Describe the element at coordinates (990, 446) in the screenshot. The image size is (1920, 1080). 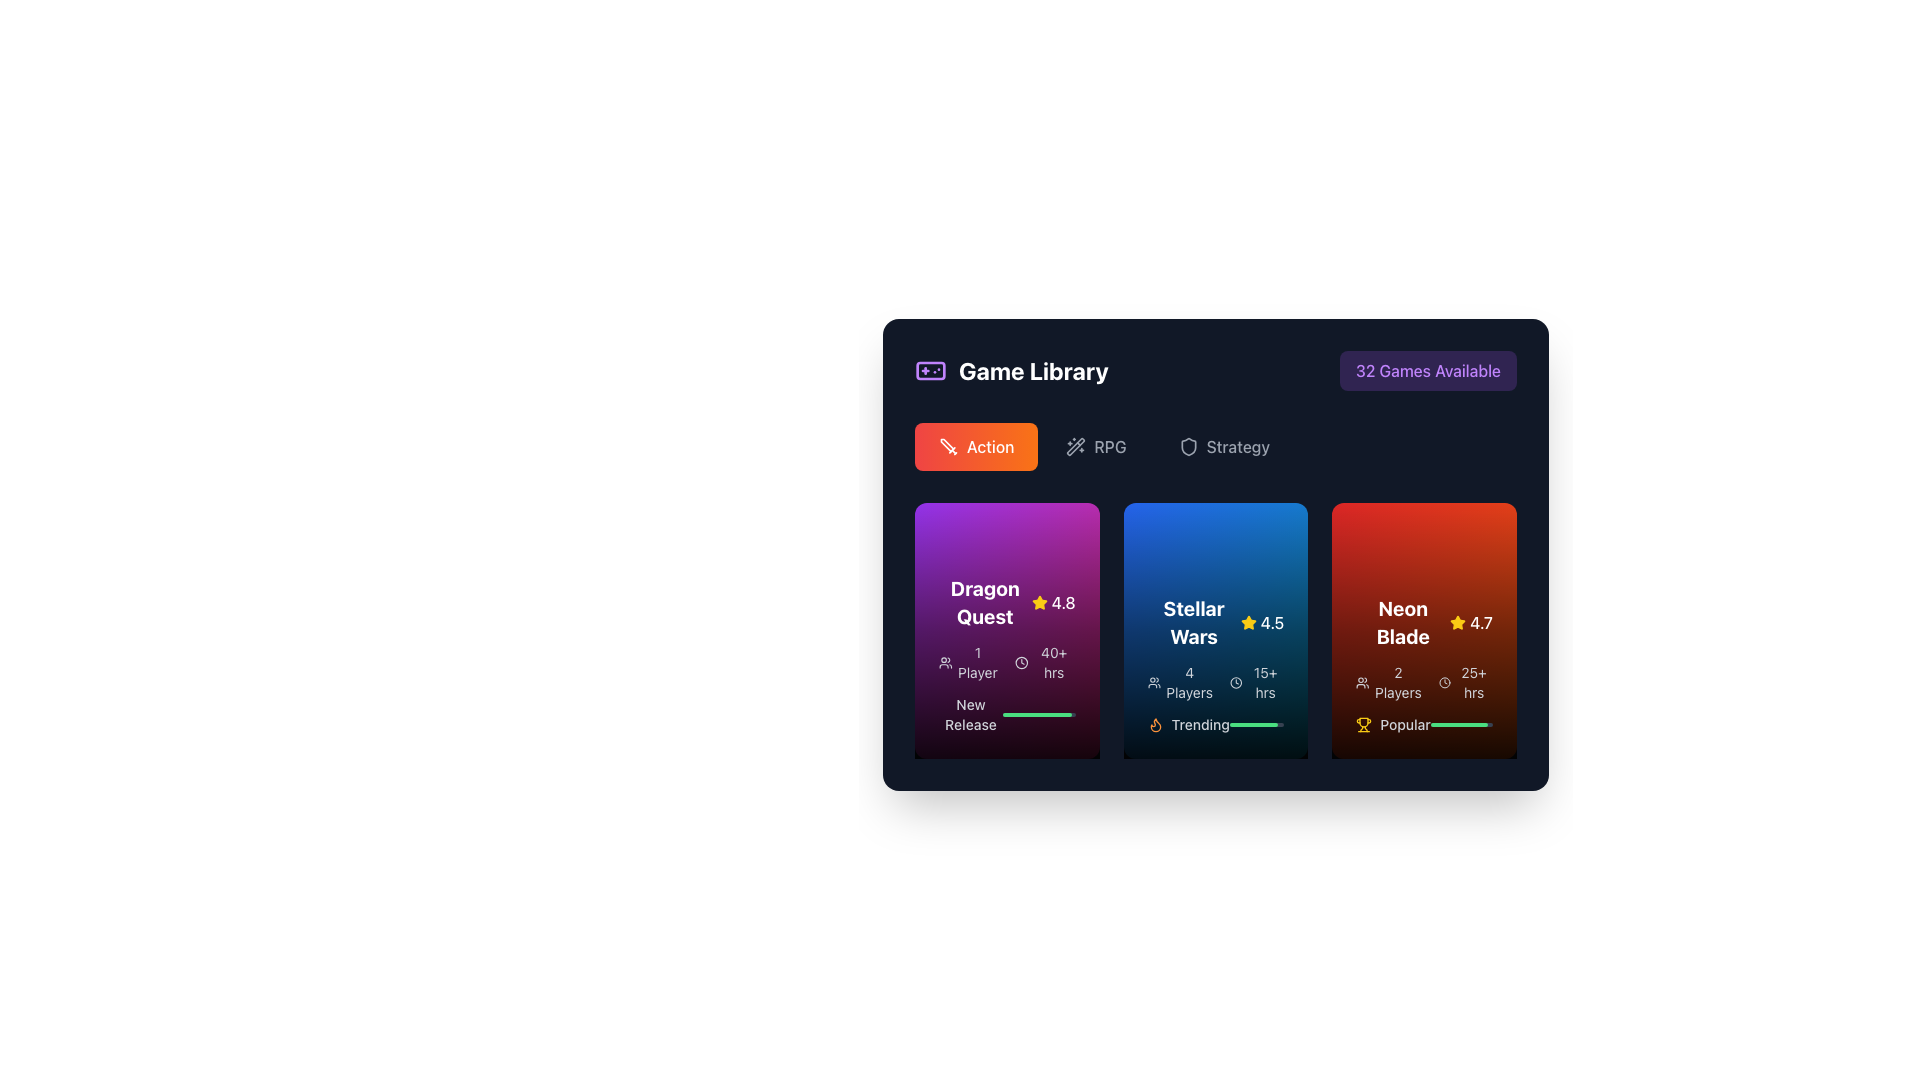
I see `the 'Action' genre filter label located within a button, positioned to the right of a sword icon` at that location.